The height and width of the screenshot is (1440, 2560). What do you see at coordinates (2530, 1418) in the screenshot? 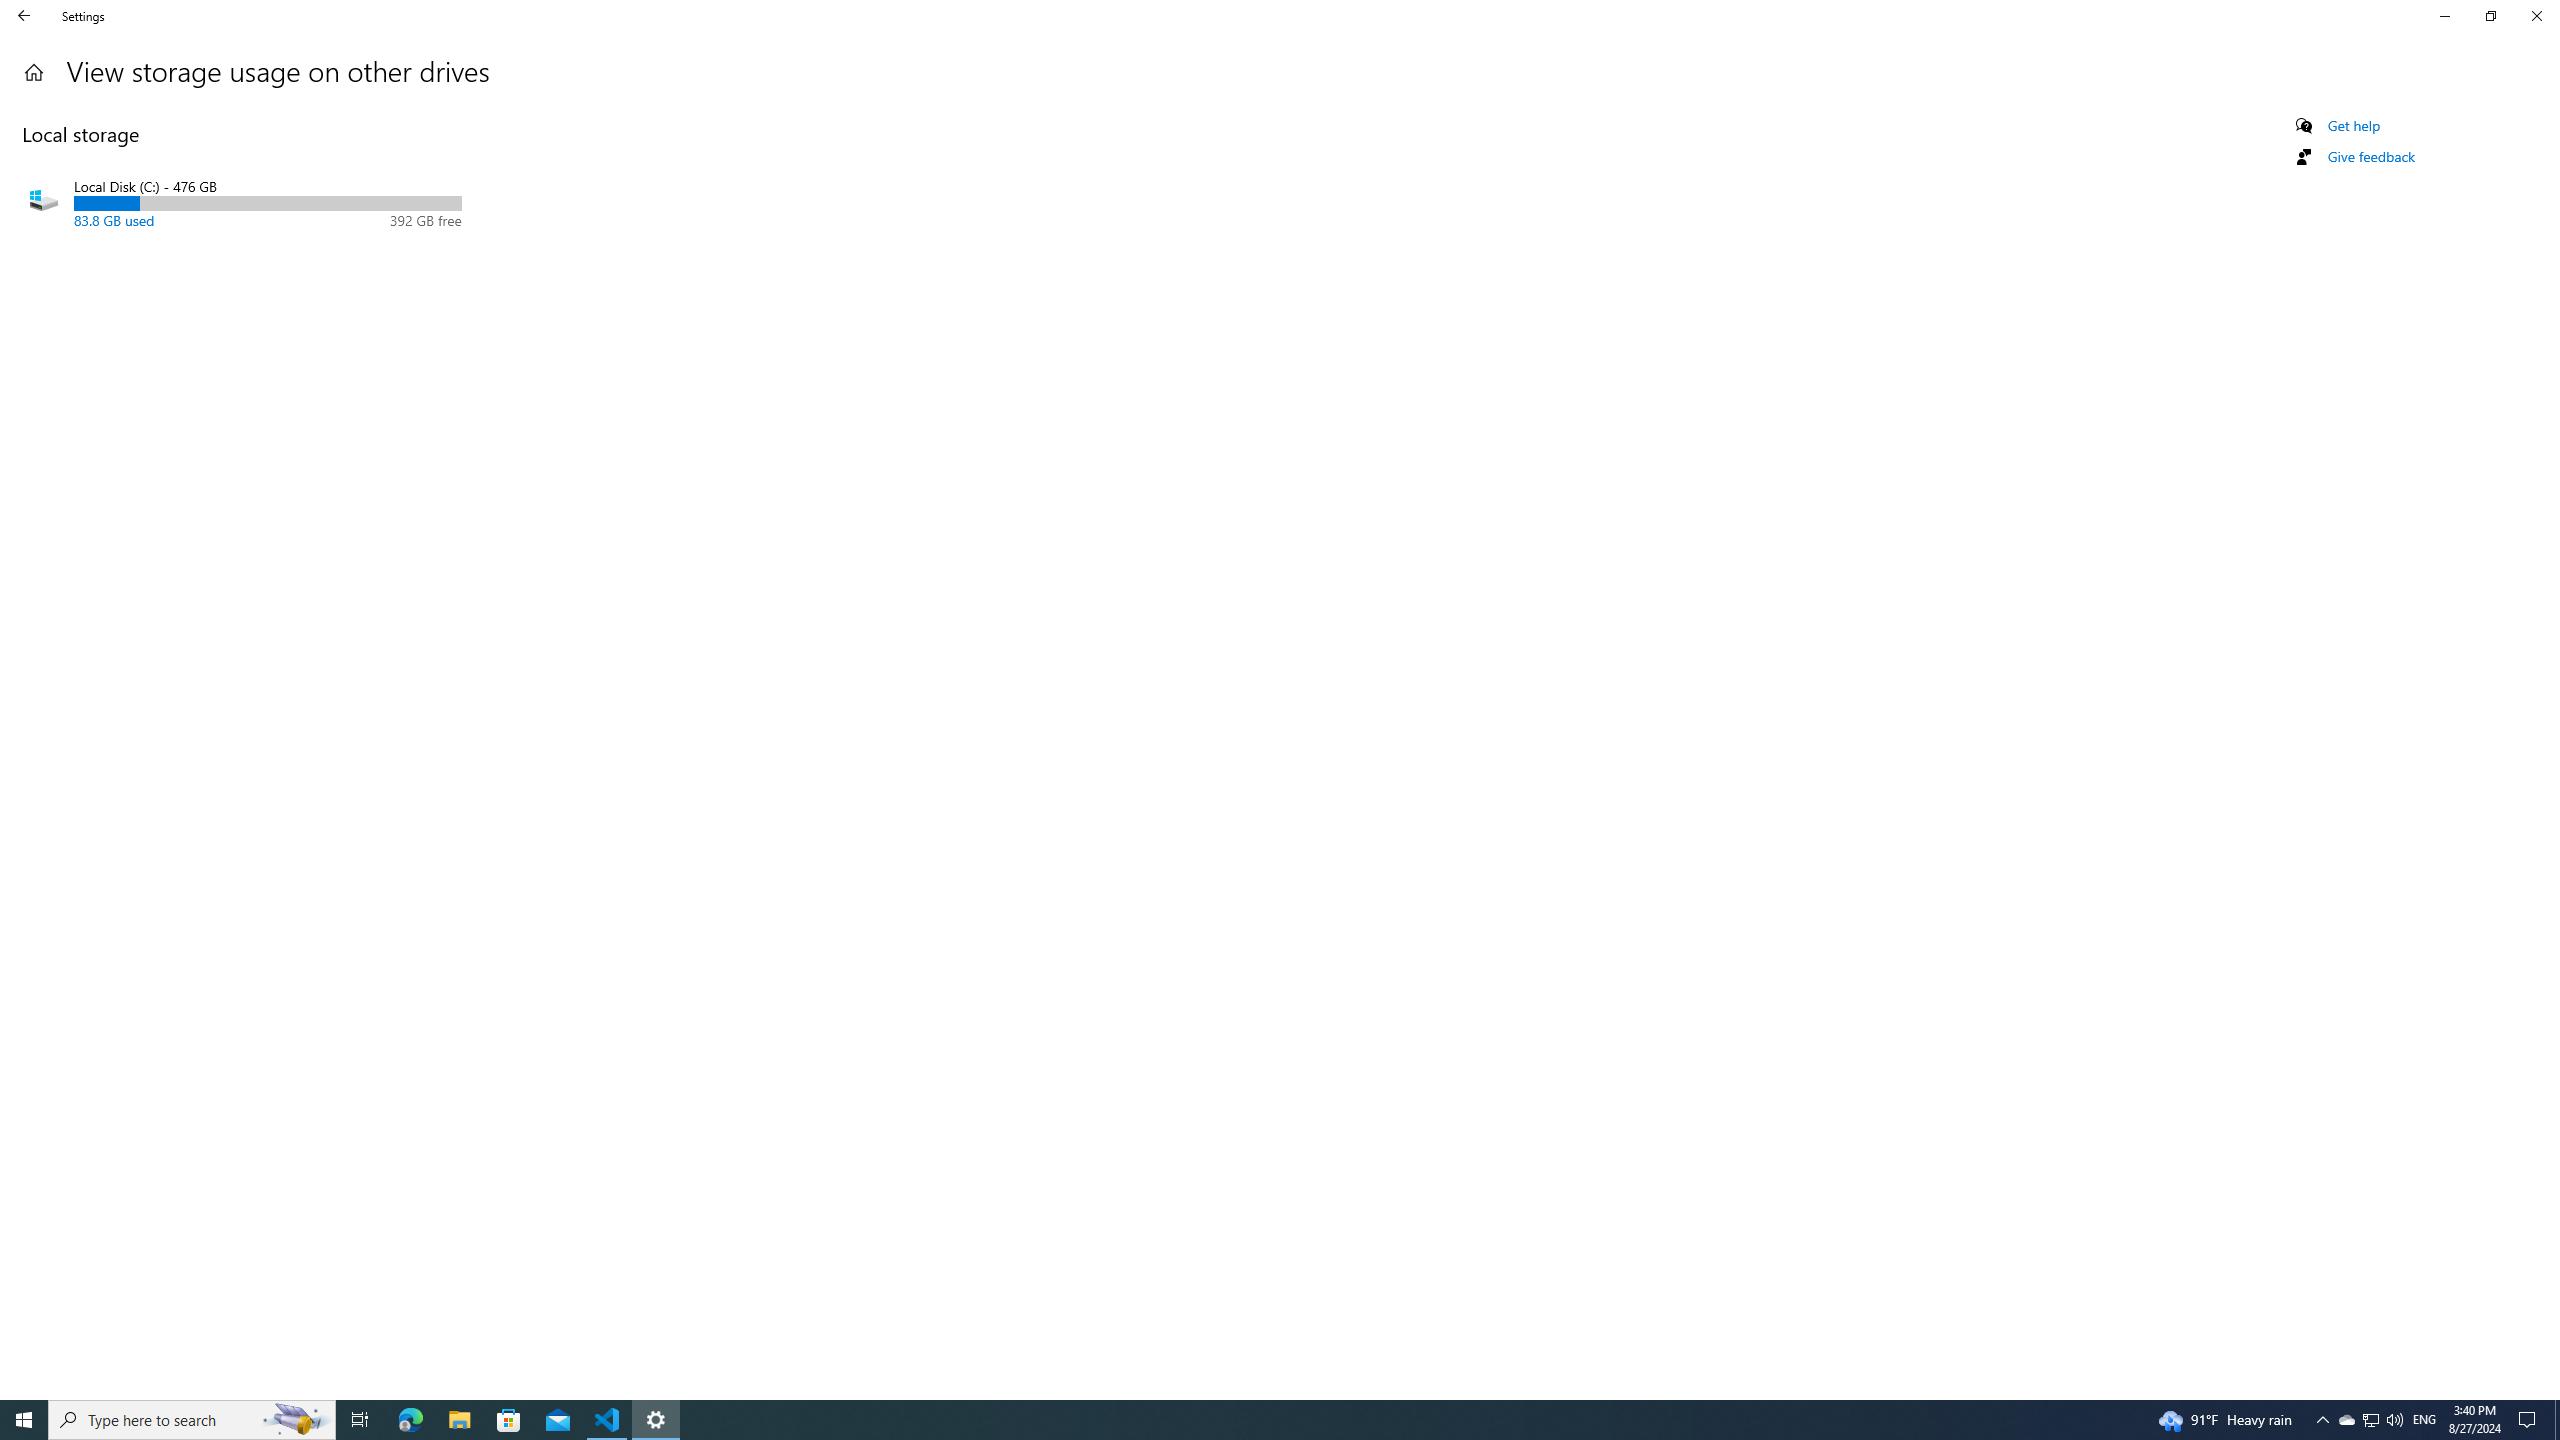
I see `'Action Center, No new notifications'` at bounding box center [2530, 1418].